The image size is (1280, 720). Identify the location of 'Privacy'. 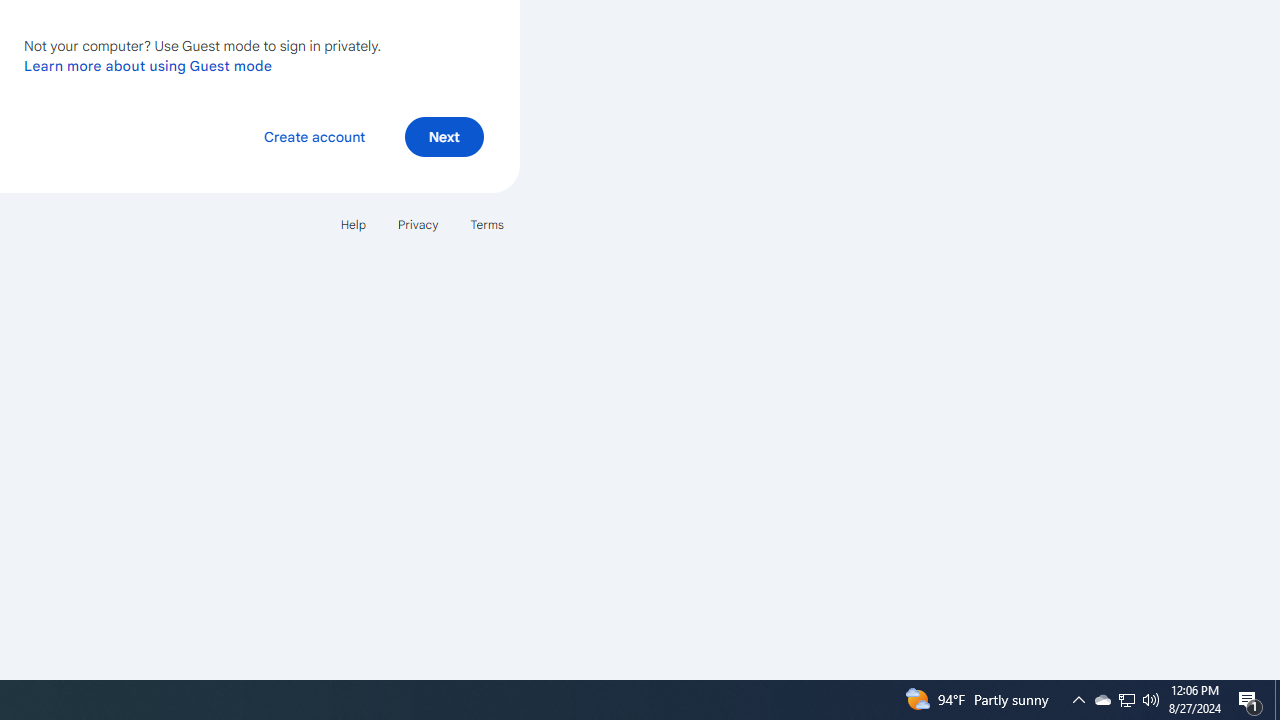
(416, 224).